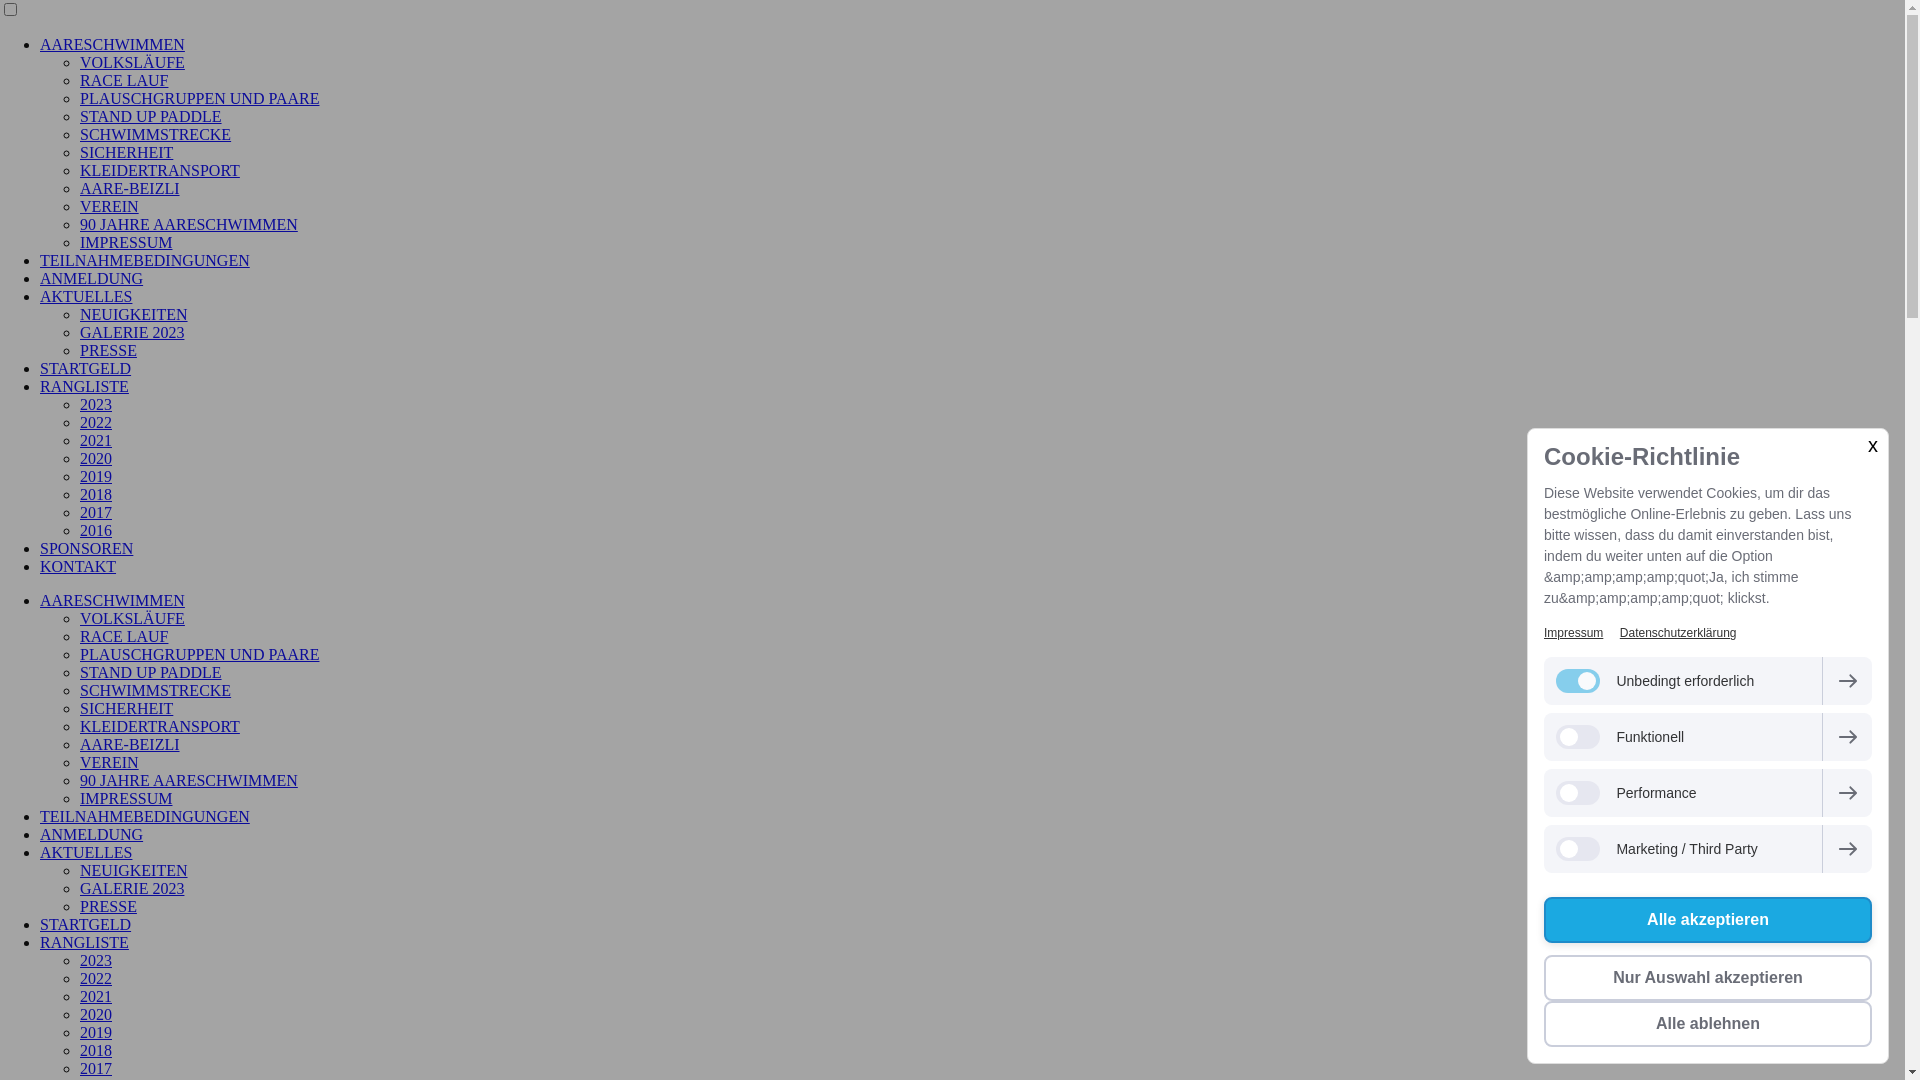 The width and height of the screenshot is (1920, 1080). What do you see at coordinates (124, 797) in the screenshot?
I see `'IMPRESSUM'` at bounding box center [124, 797].